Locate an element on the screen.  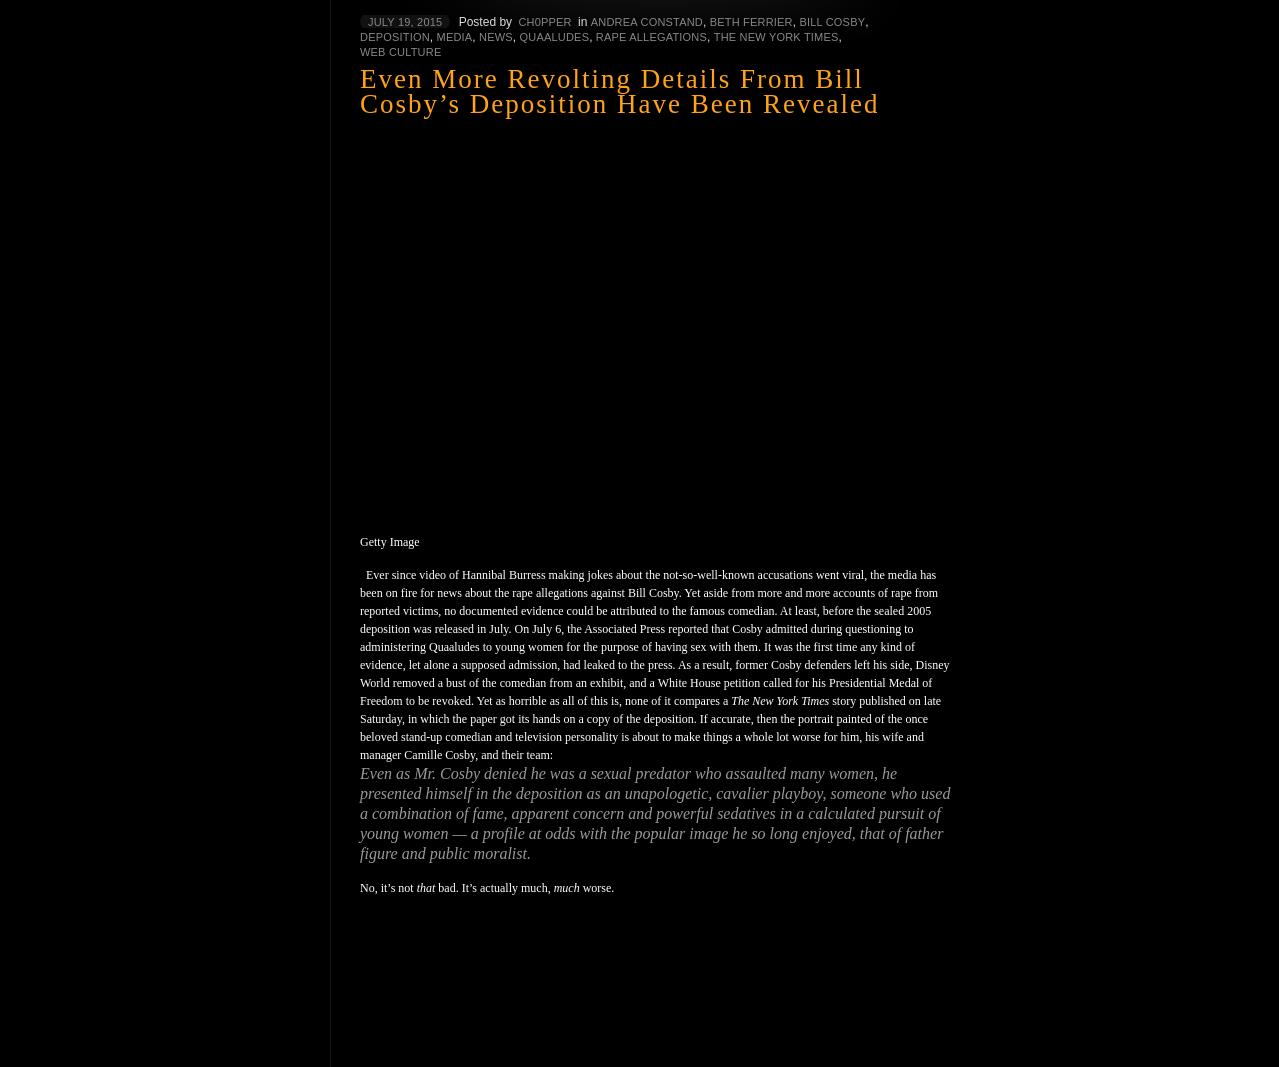
'bad. It’s actually much,' is located at coordinates (493, 885).